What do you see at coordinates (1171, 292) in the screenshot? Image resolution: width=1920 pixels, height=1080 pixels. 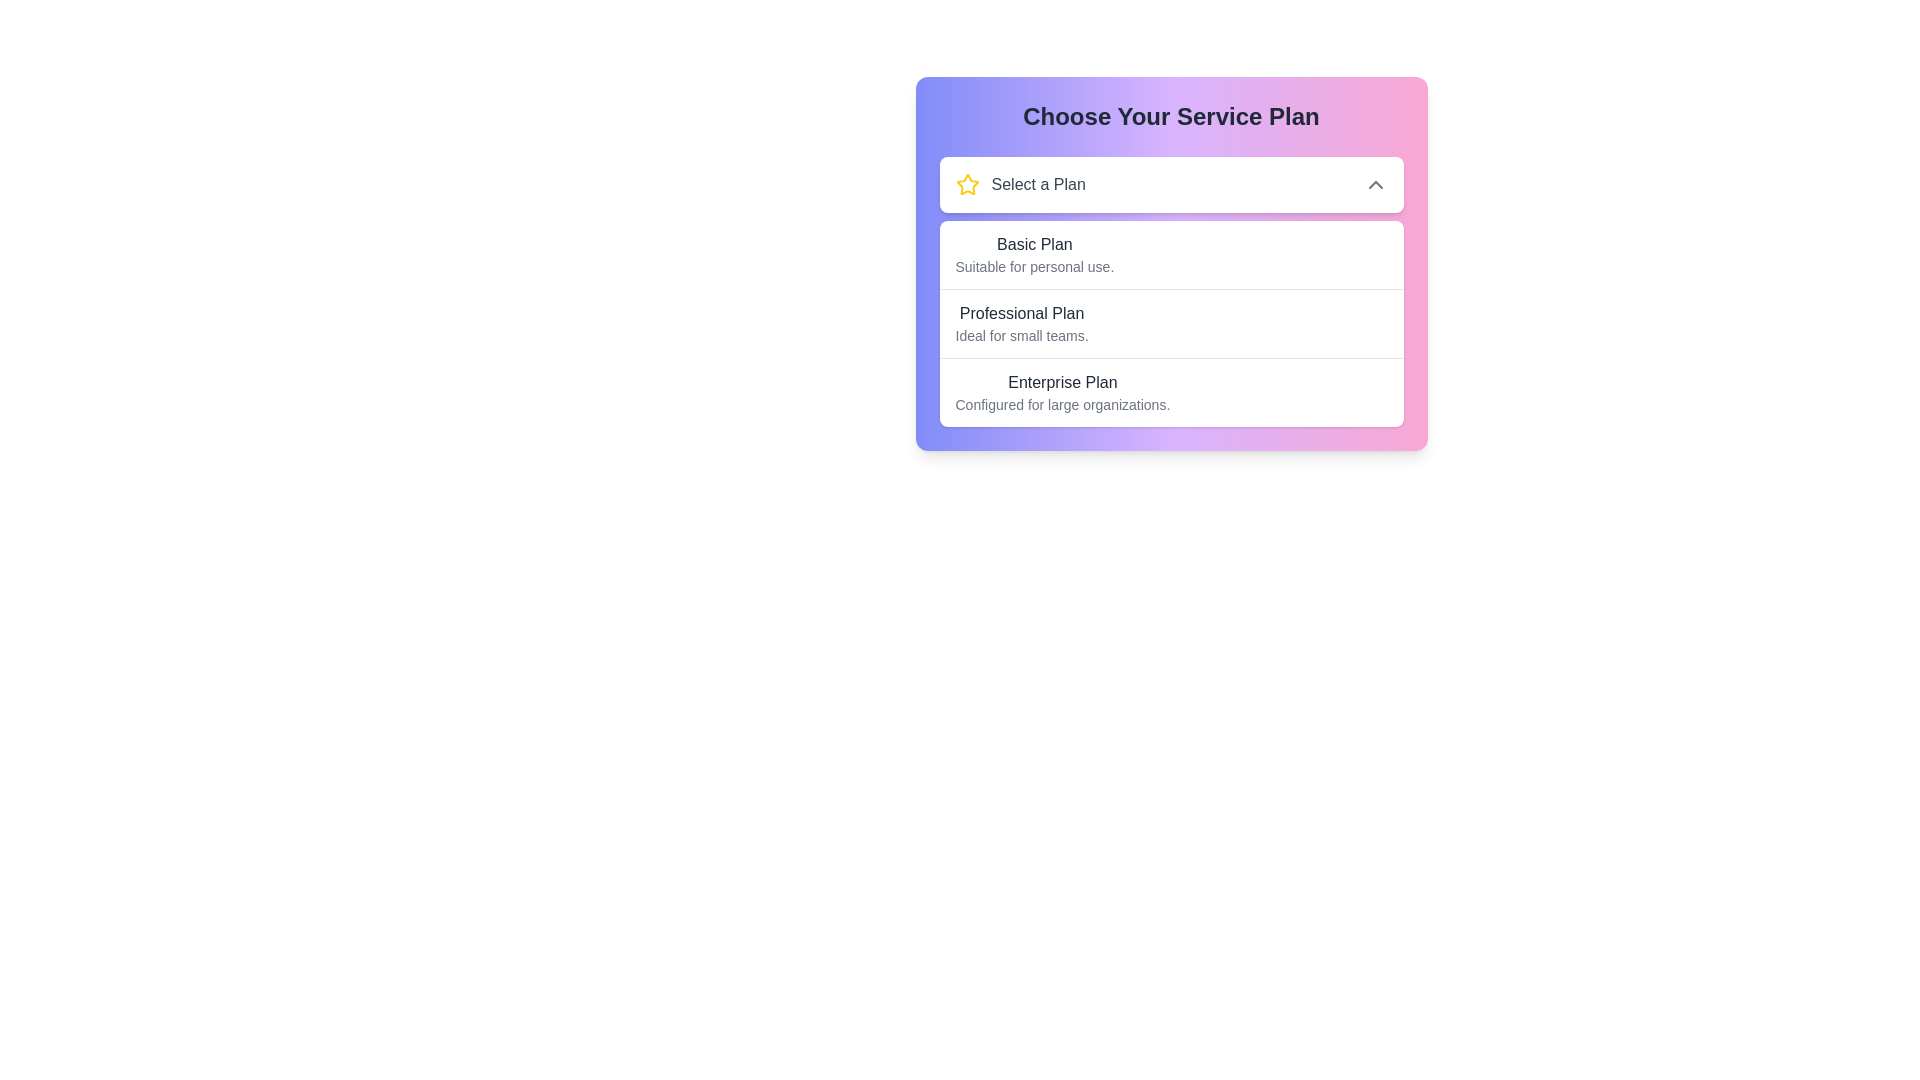 I see `the 'Professional Plan' card, which is the second option in the service plan list` at bounding box center [1171, 292].